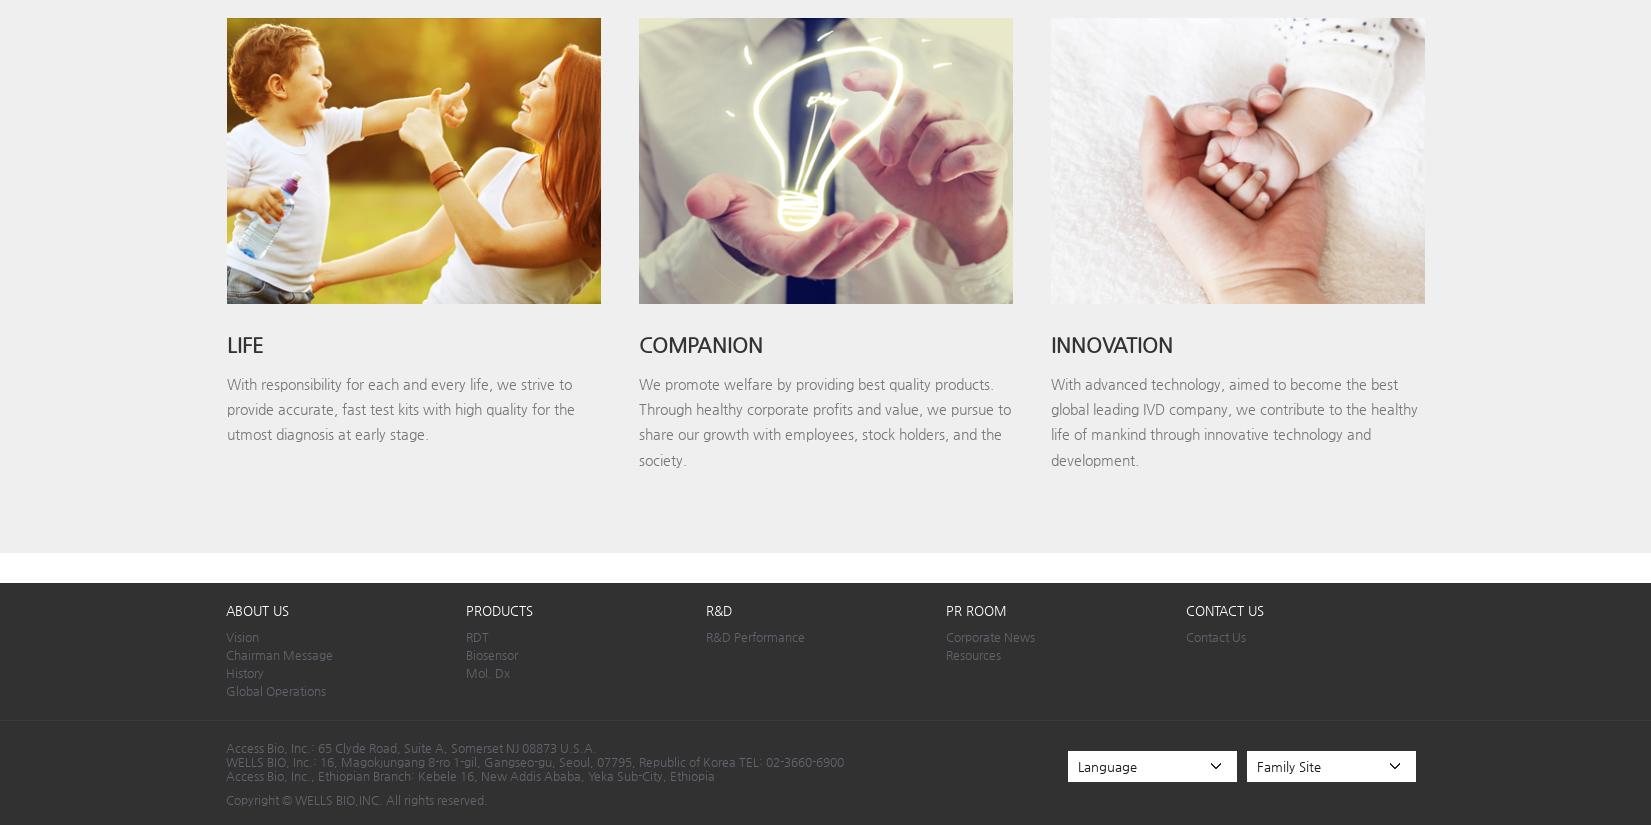  What do you see at coordinates (533, 760) in the screenshot?
I see `'WELLS BIO, Inc.: 16, Magokjungang 8-ro 1-gil, Gangseo-gu, Seoul, 07795, Republic of Korea    TEL: 02-3660-6900'` at bounding box center [533, 760].